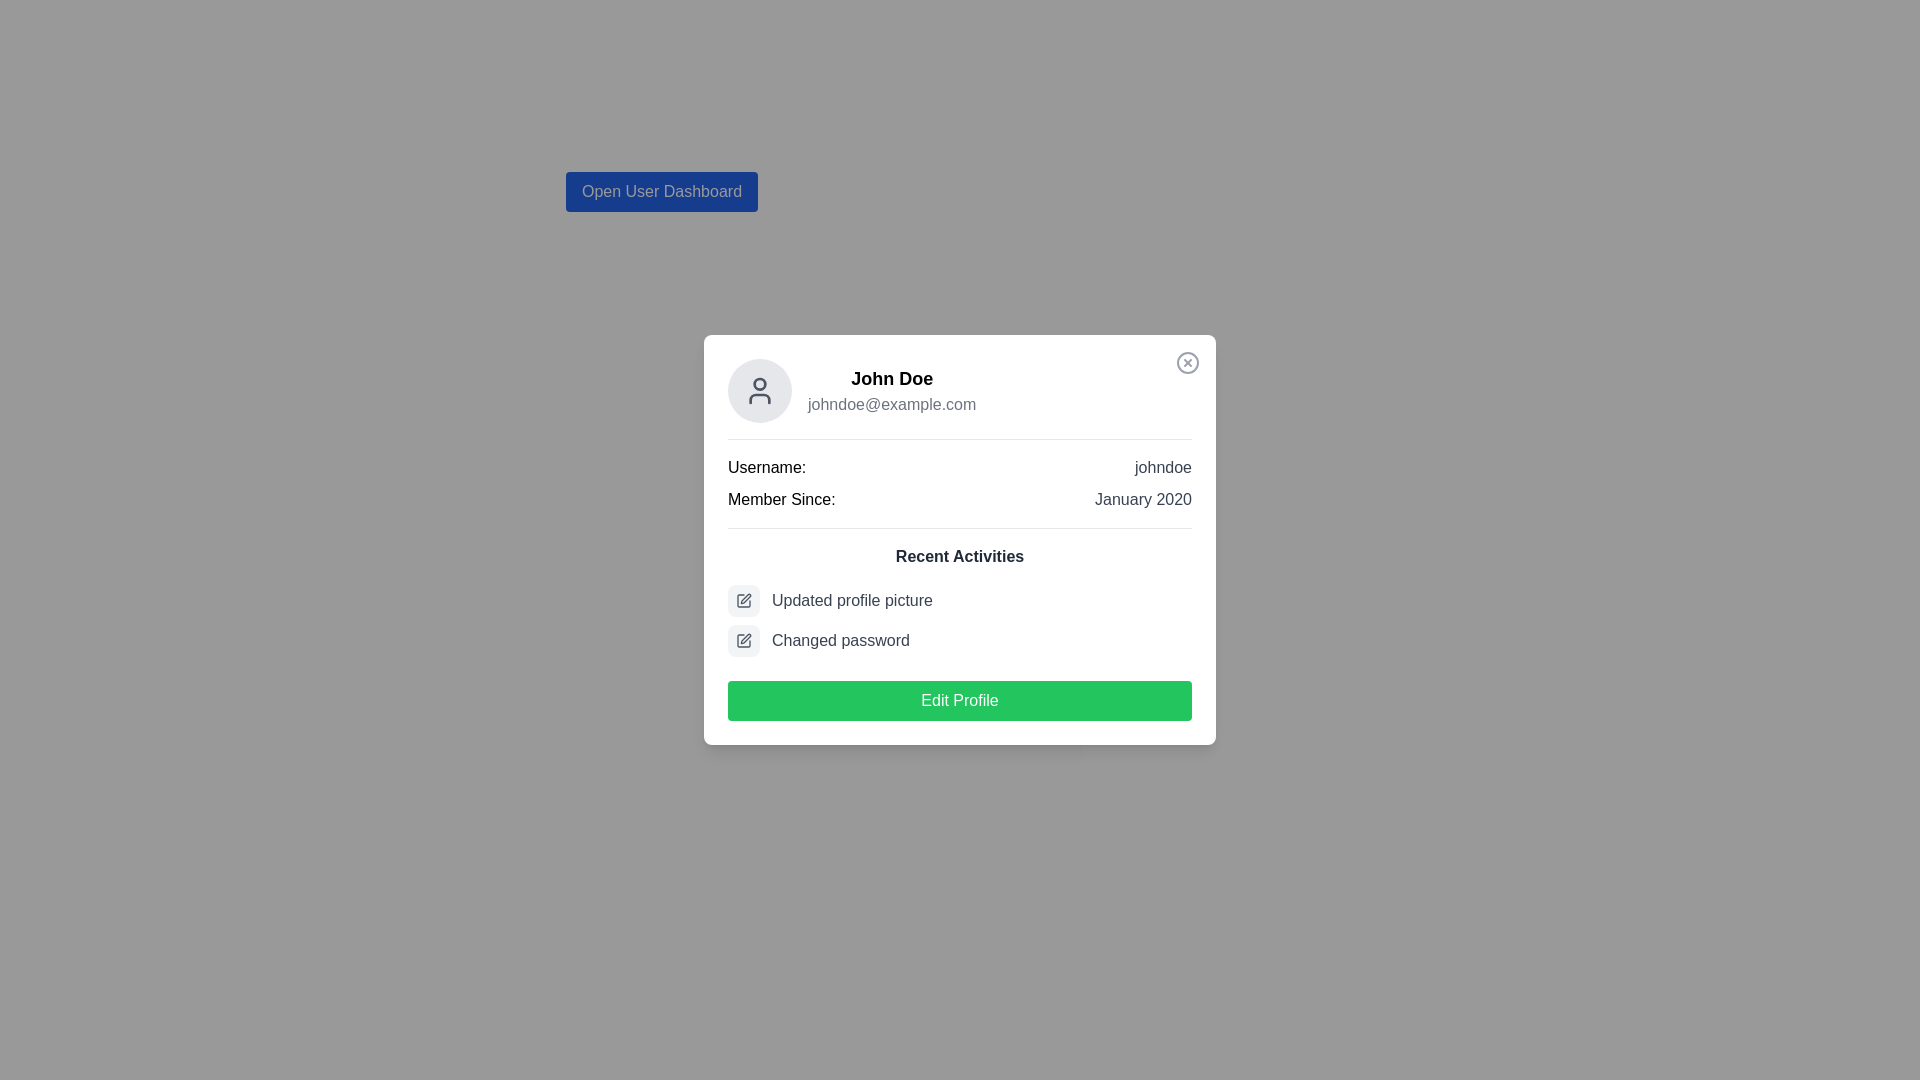 This screenshot has width=1920, height=1080. I want to click on the circular icon with a thin border and a cross mark inside, located at the top-right corner of the user profile card component, so click(1188, 362).